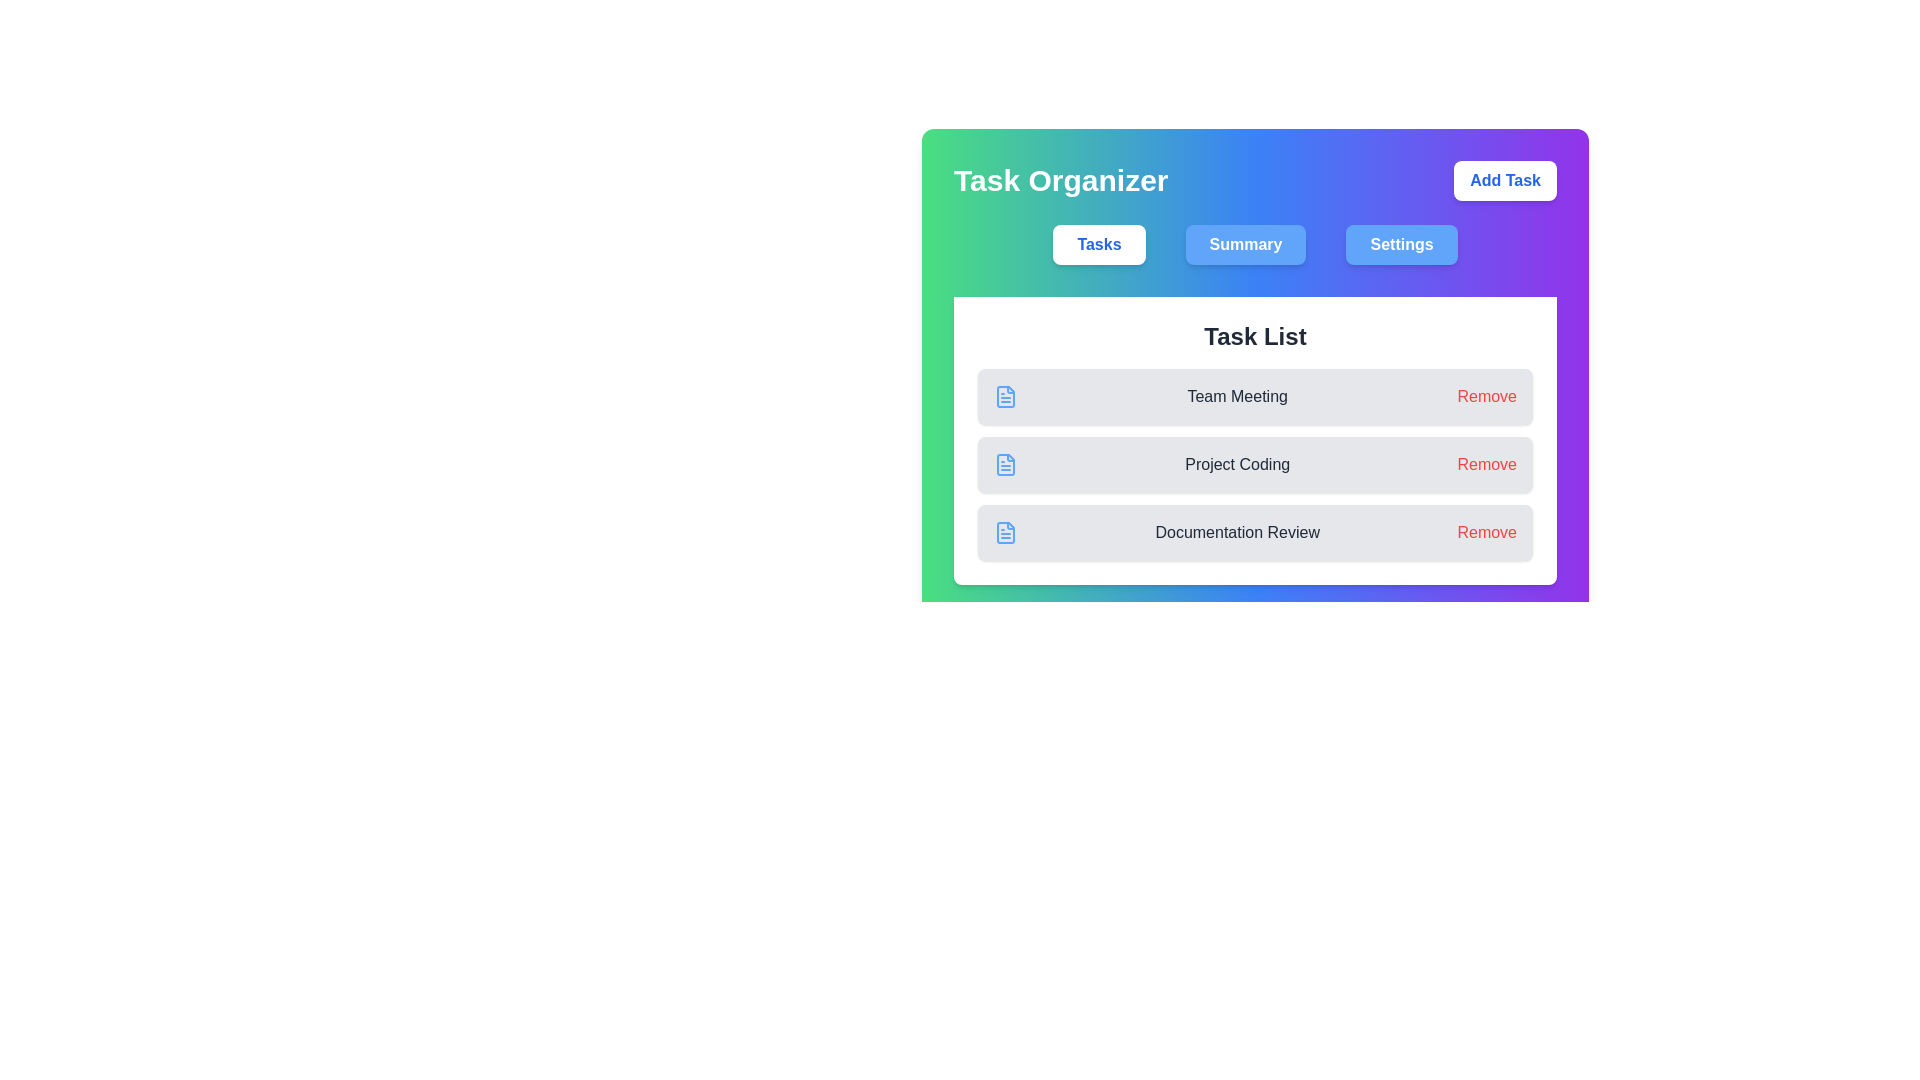  I want to click on the static text label displaying 'Project Coding' in the second task card of the vertically stacked list of tasks, so click(1236, 465).